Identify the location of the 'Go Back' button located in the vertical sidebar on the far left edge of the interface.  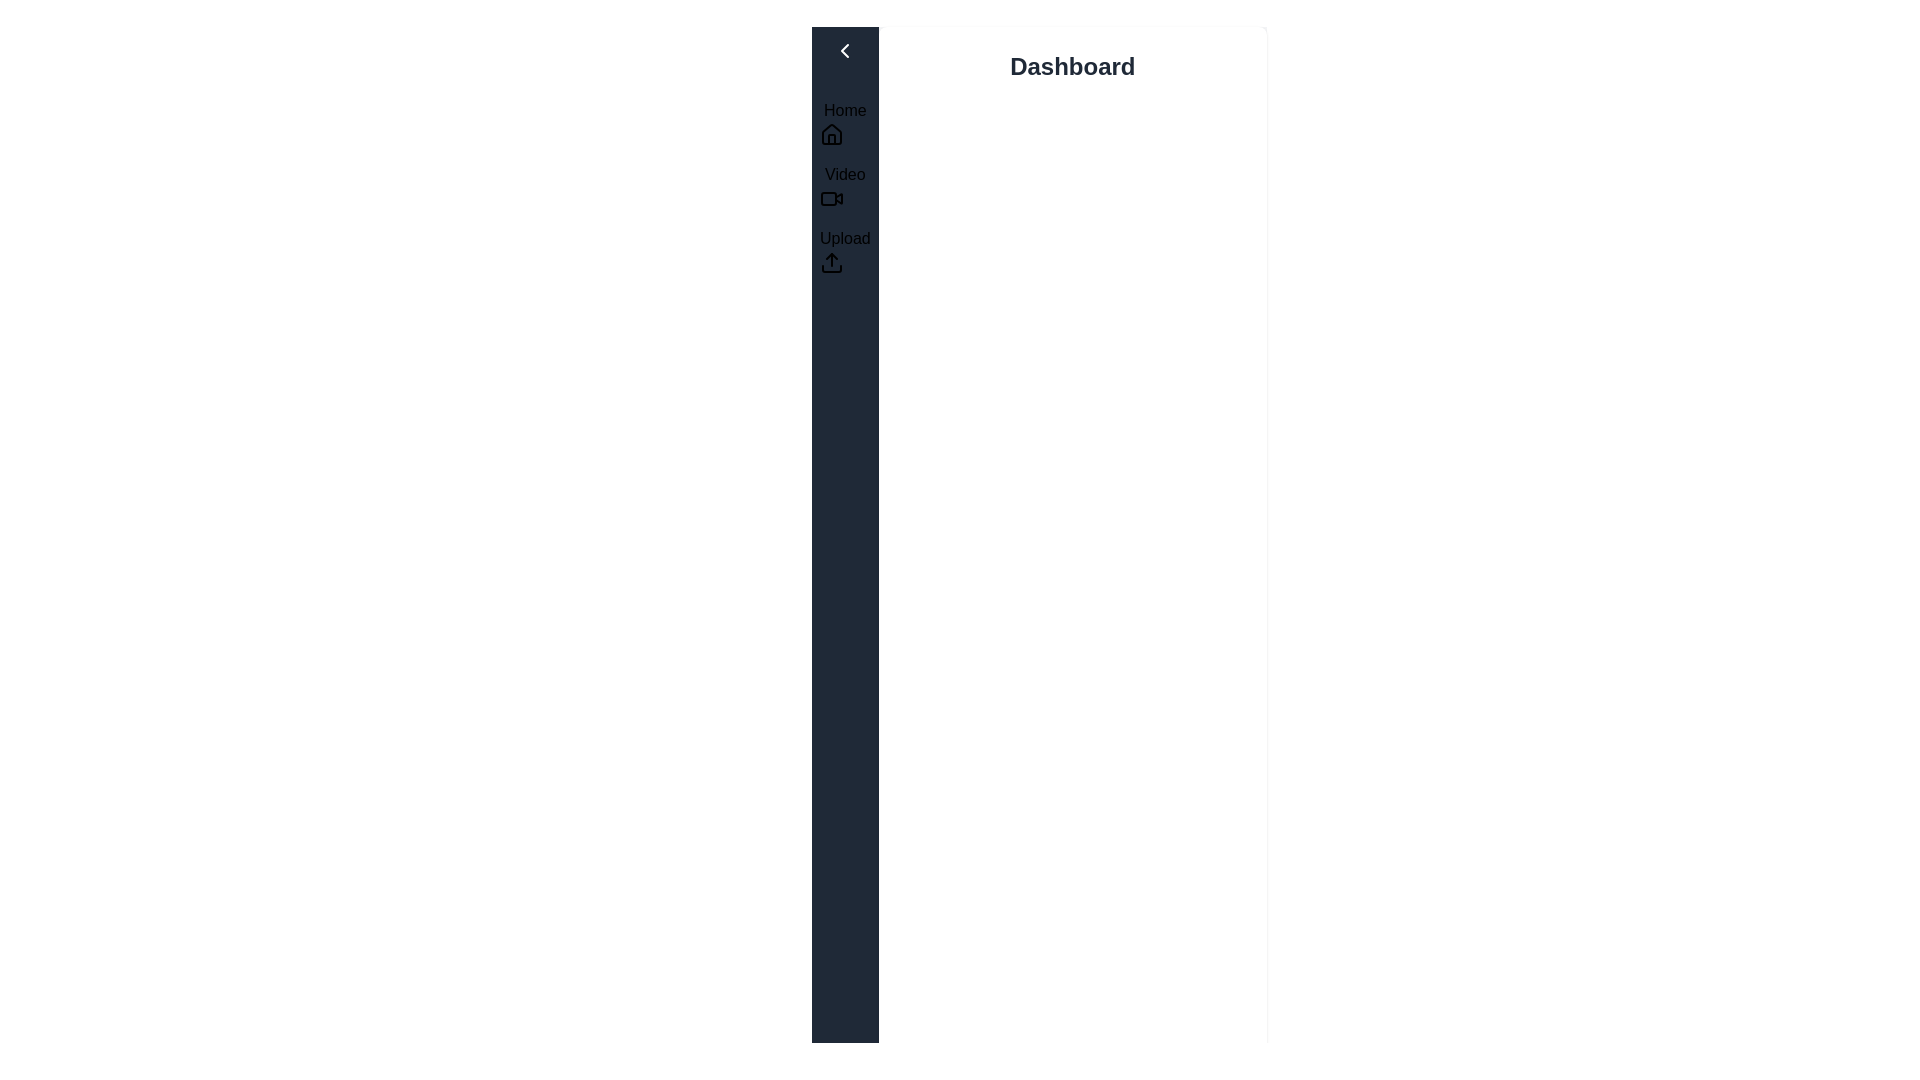
(845, 49).